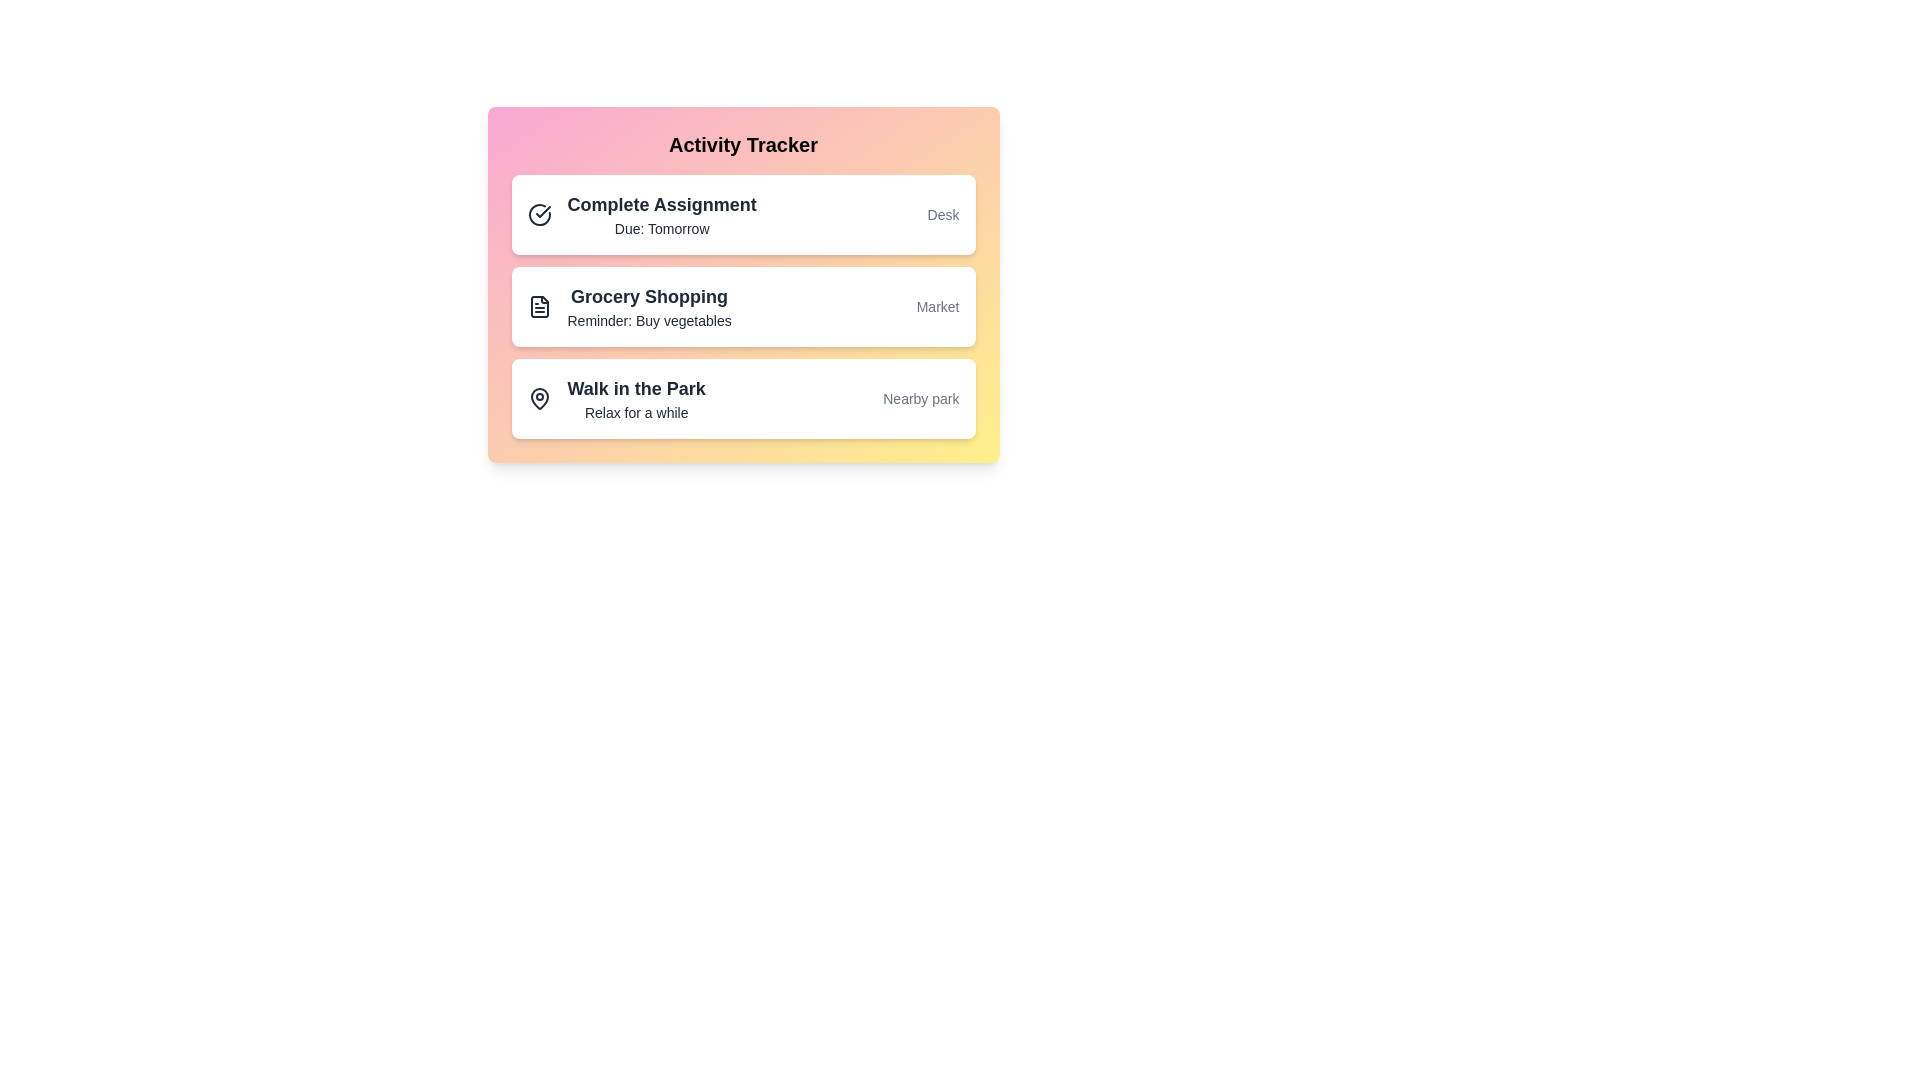 The width and height of the screenshot is (1920, 1080). Describe the element at coordinates (539, 215) in the screenshot. I see `the icon next to the activity item Complete Assignment` at that location.